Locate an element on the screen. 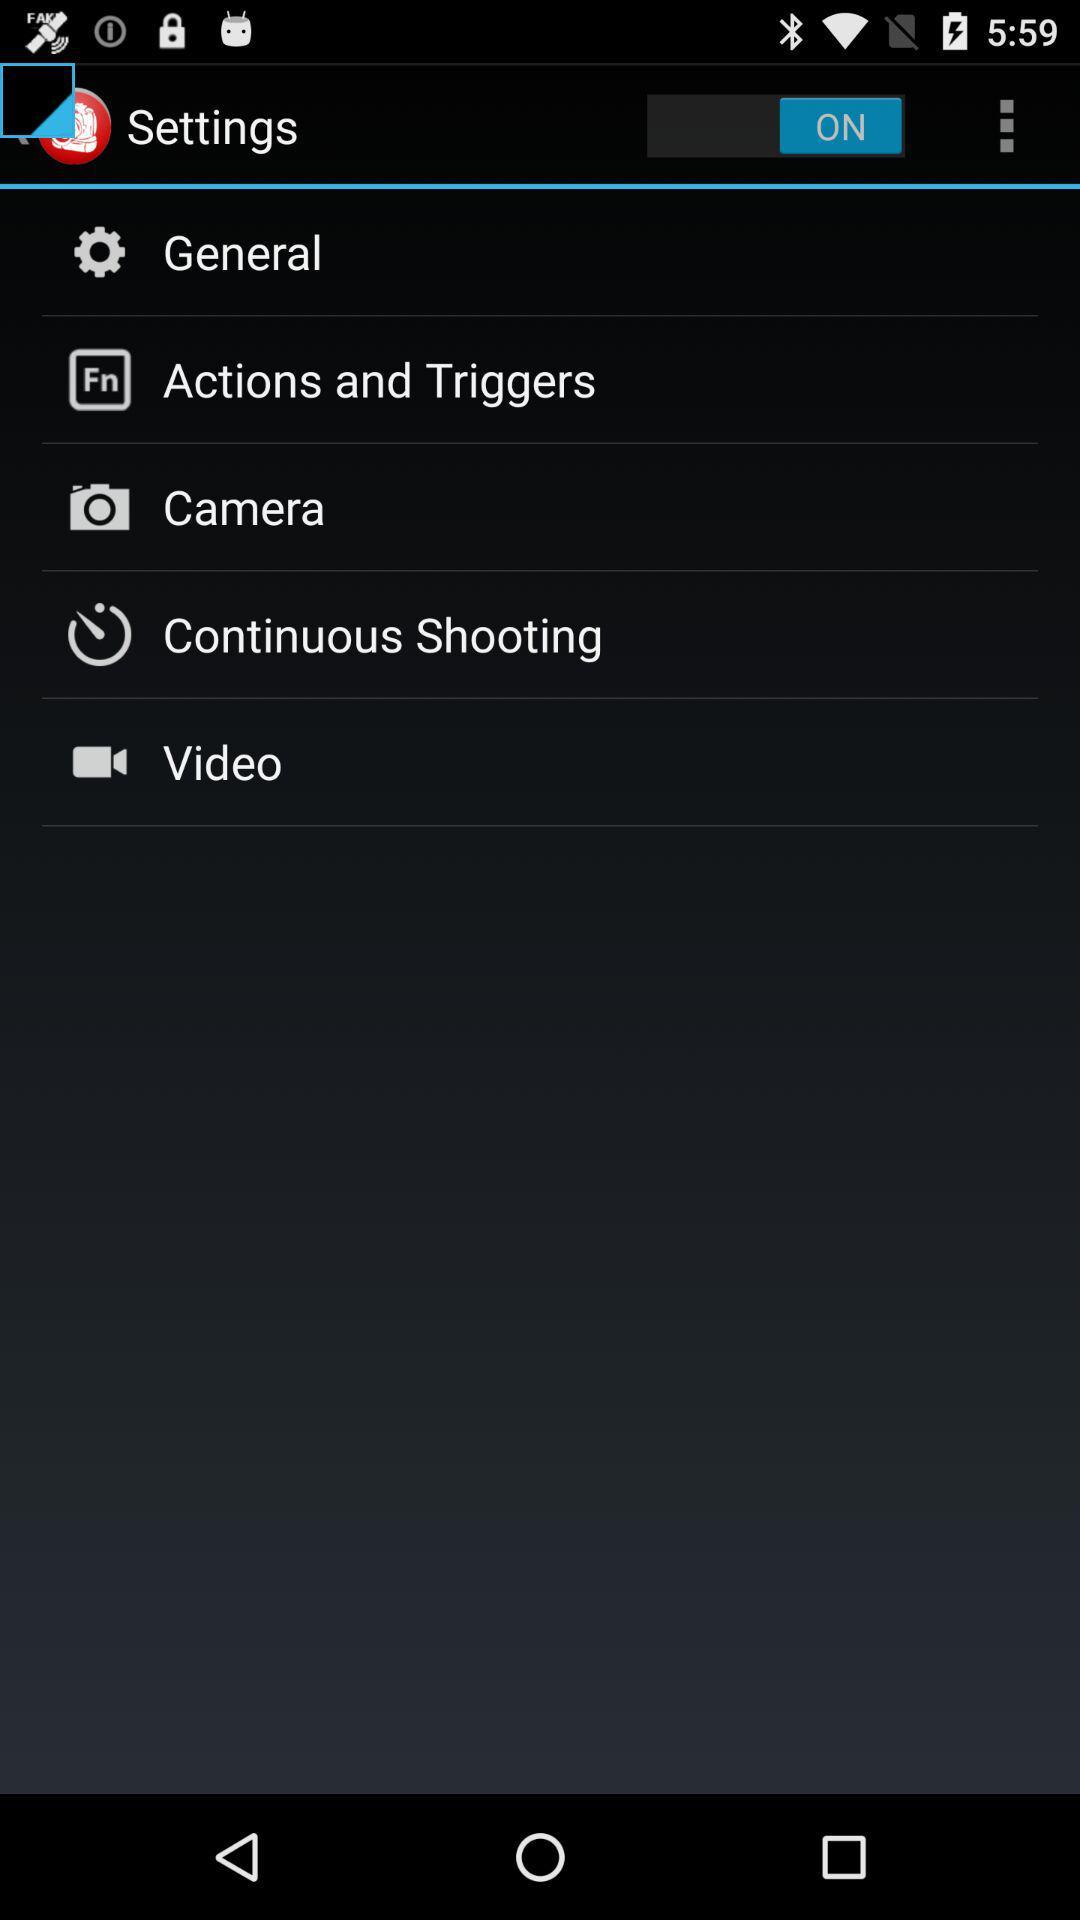 The image size is (1080, 1920). icon above the camera item is located at coordinates (379, 379).